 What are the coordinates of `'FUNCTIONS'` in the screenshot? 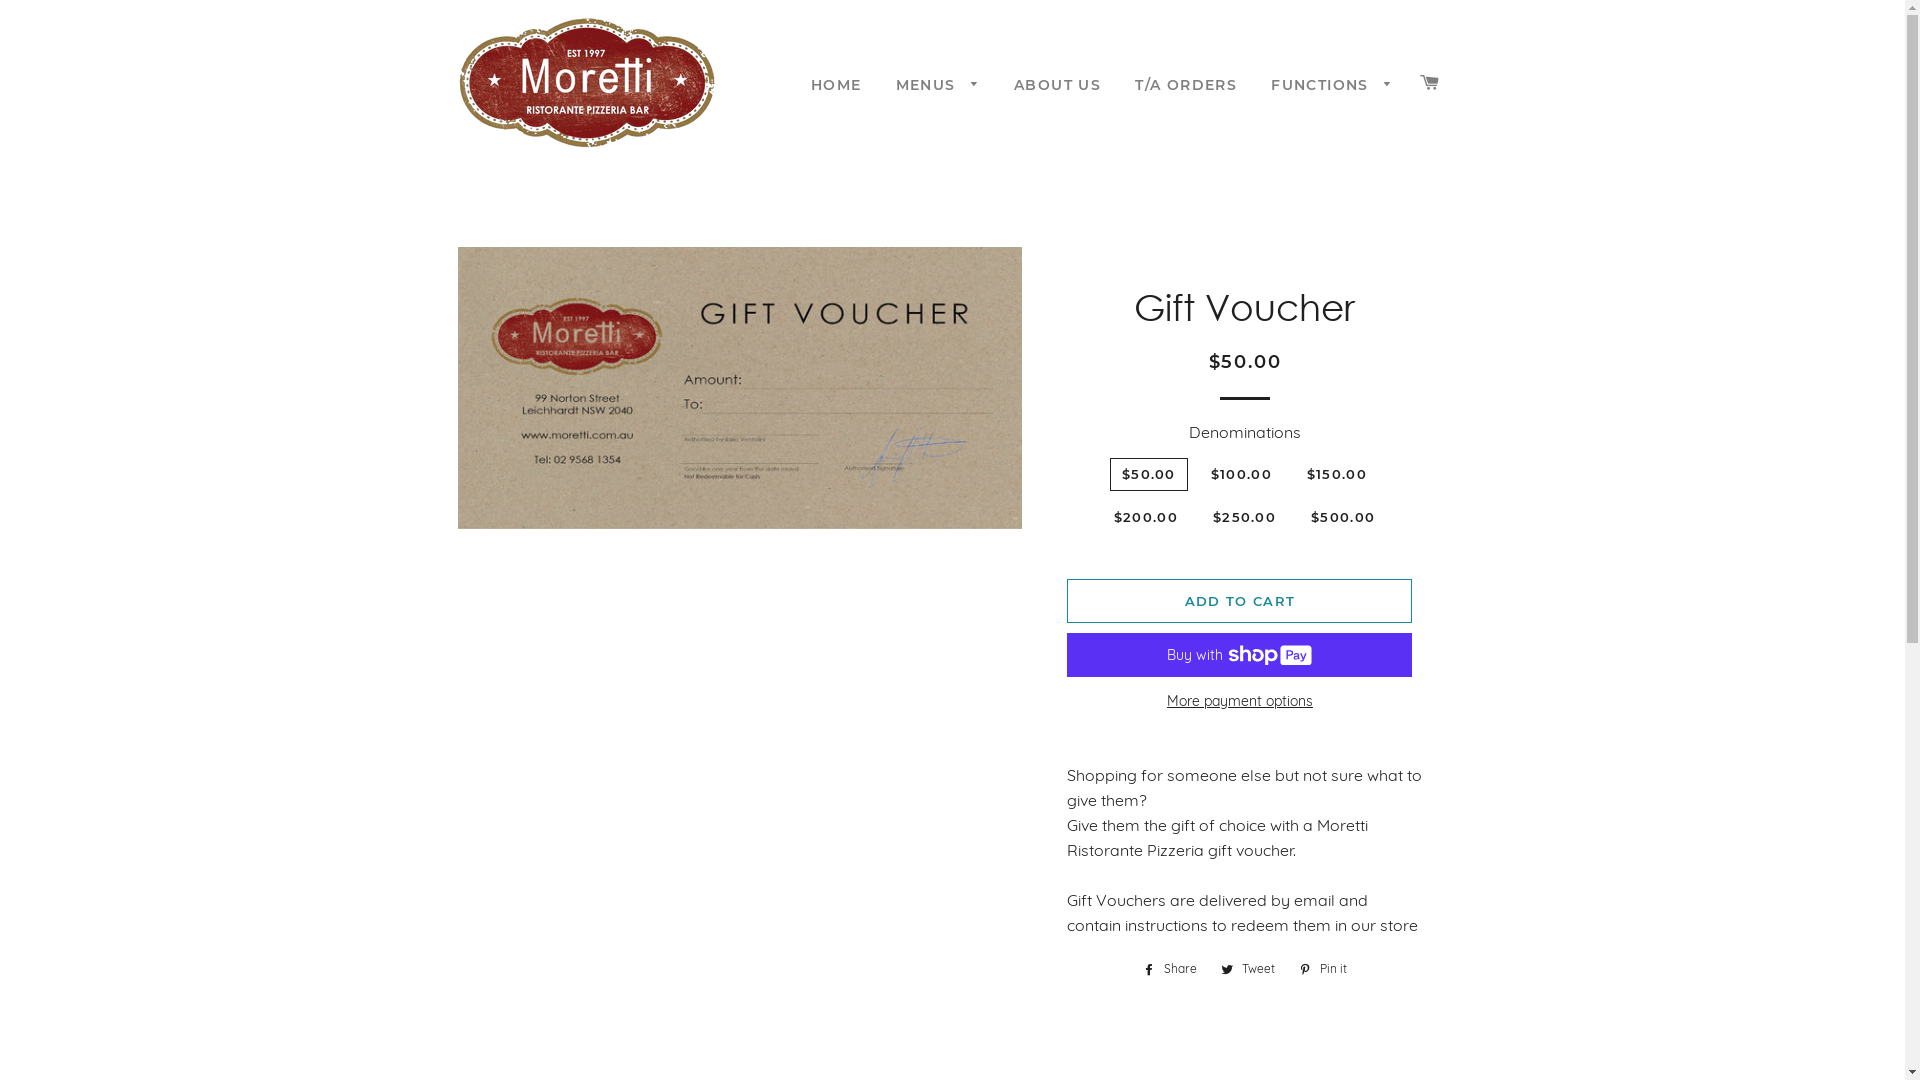 It's located at (1331, 84).